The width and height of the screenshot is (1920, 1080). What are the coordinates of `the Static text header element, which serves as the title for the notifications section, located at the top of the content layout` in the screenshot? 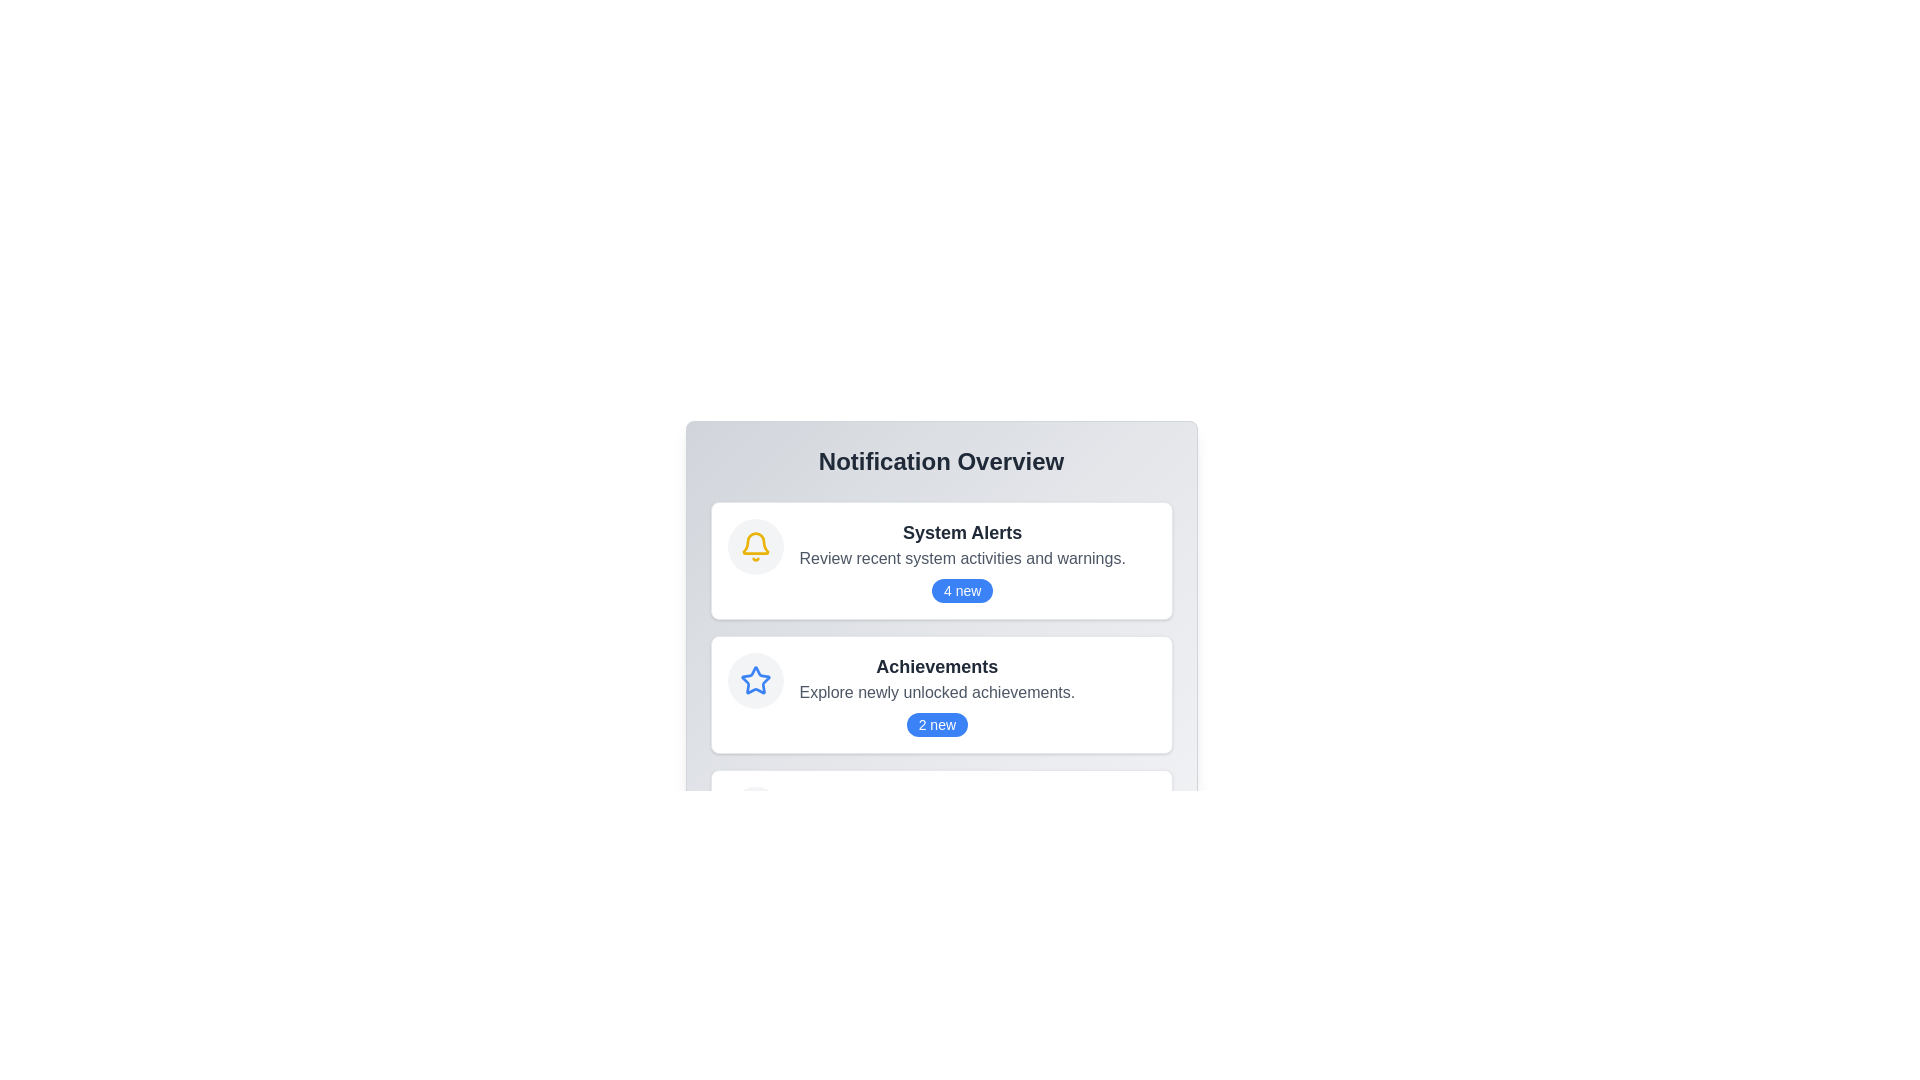 It's located at (940, 462).